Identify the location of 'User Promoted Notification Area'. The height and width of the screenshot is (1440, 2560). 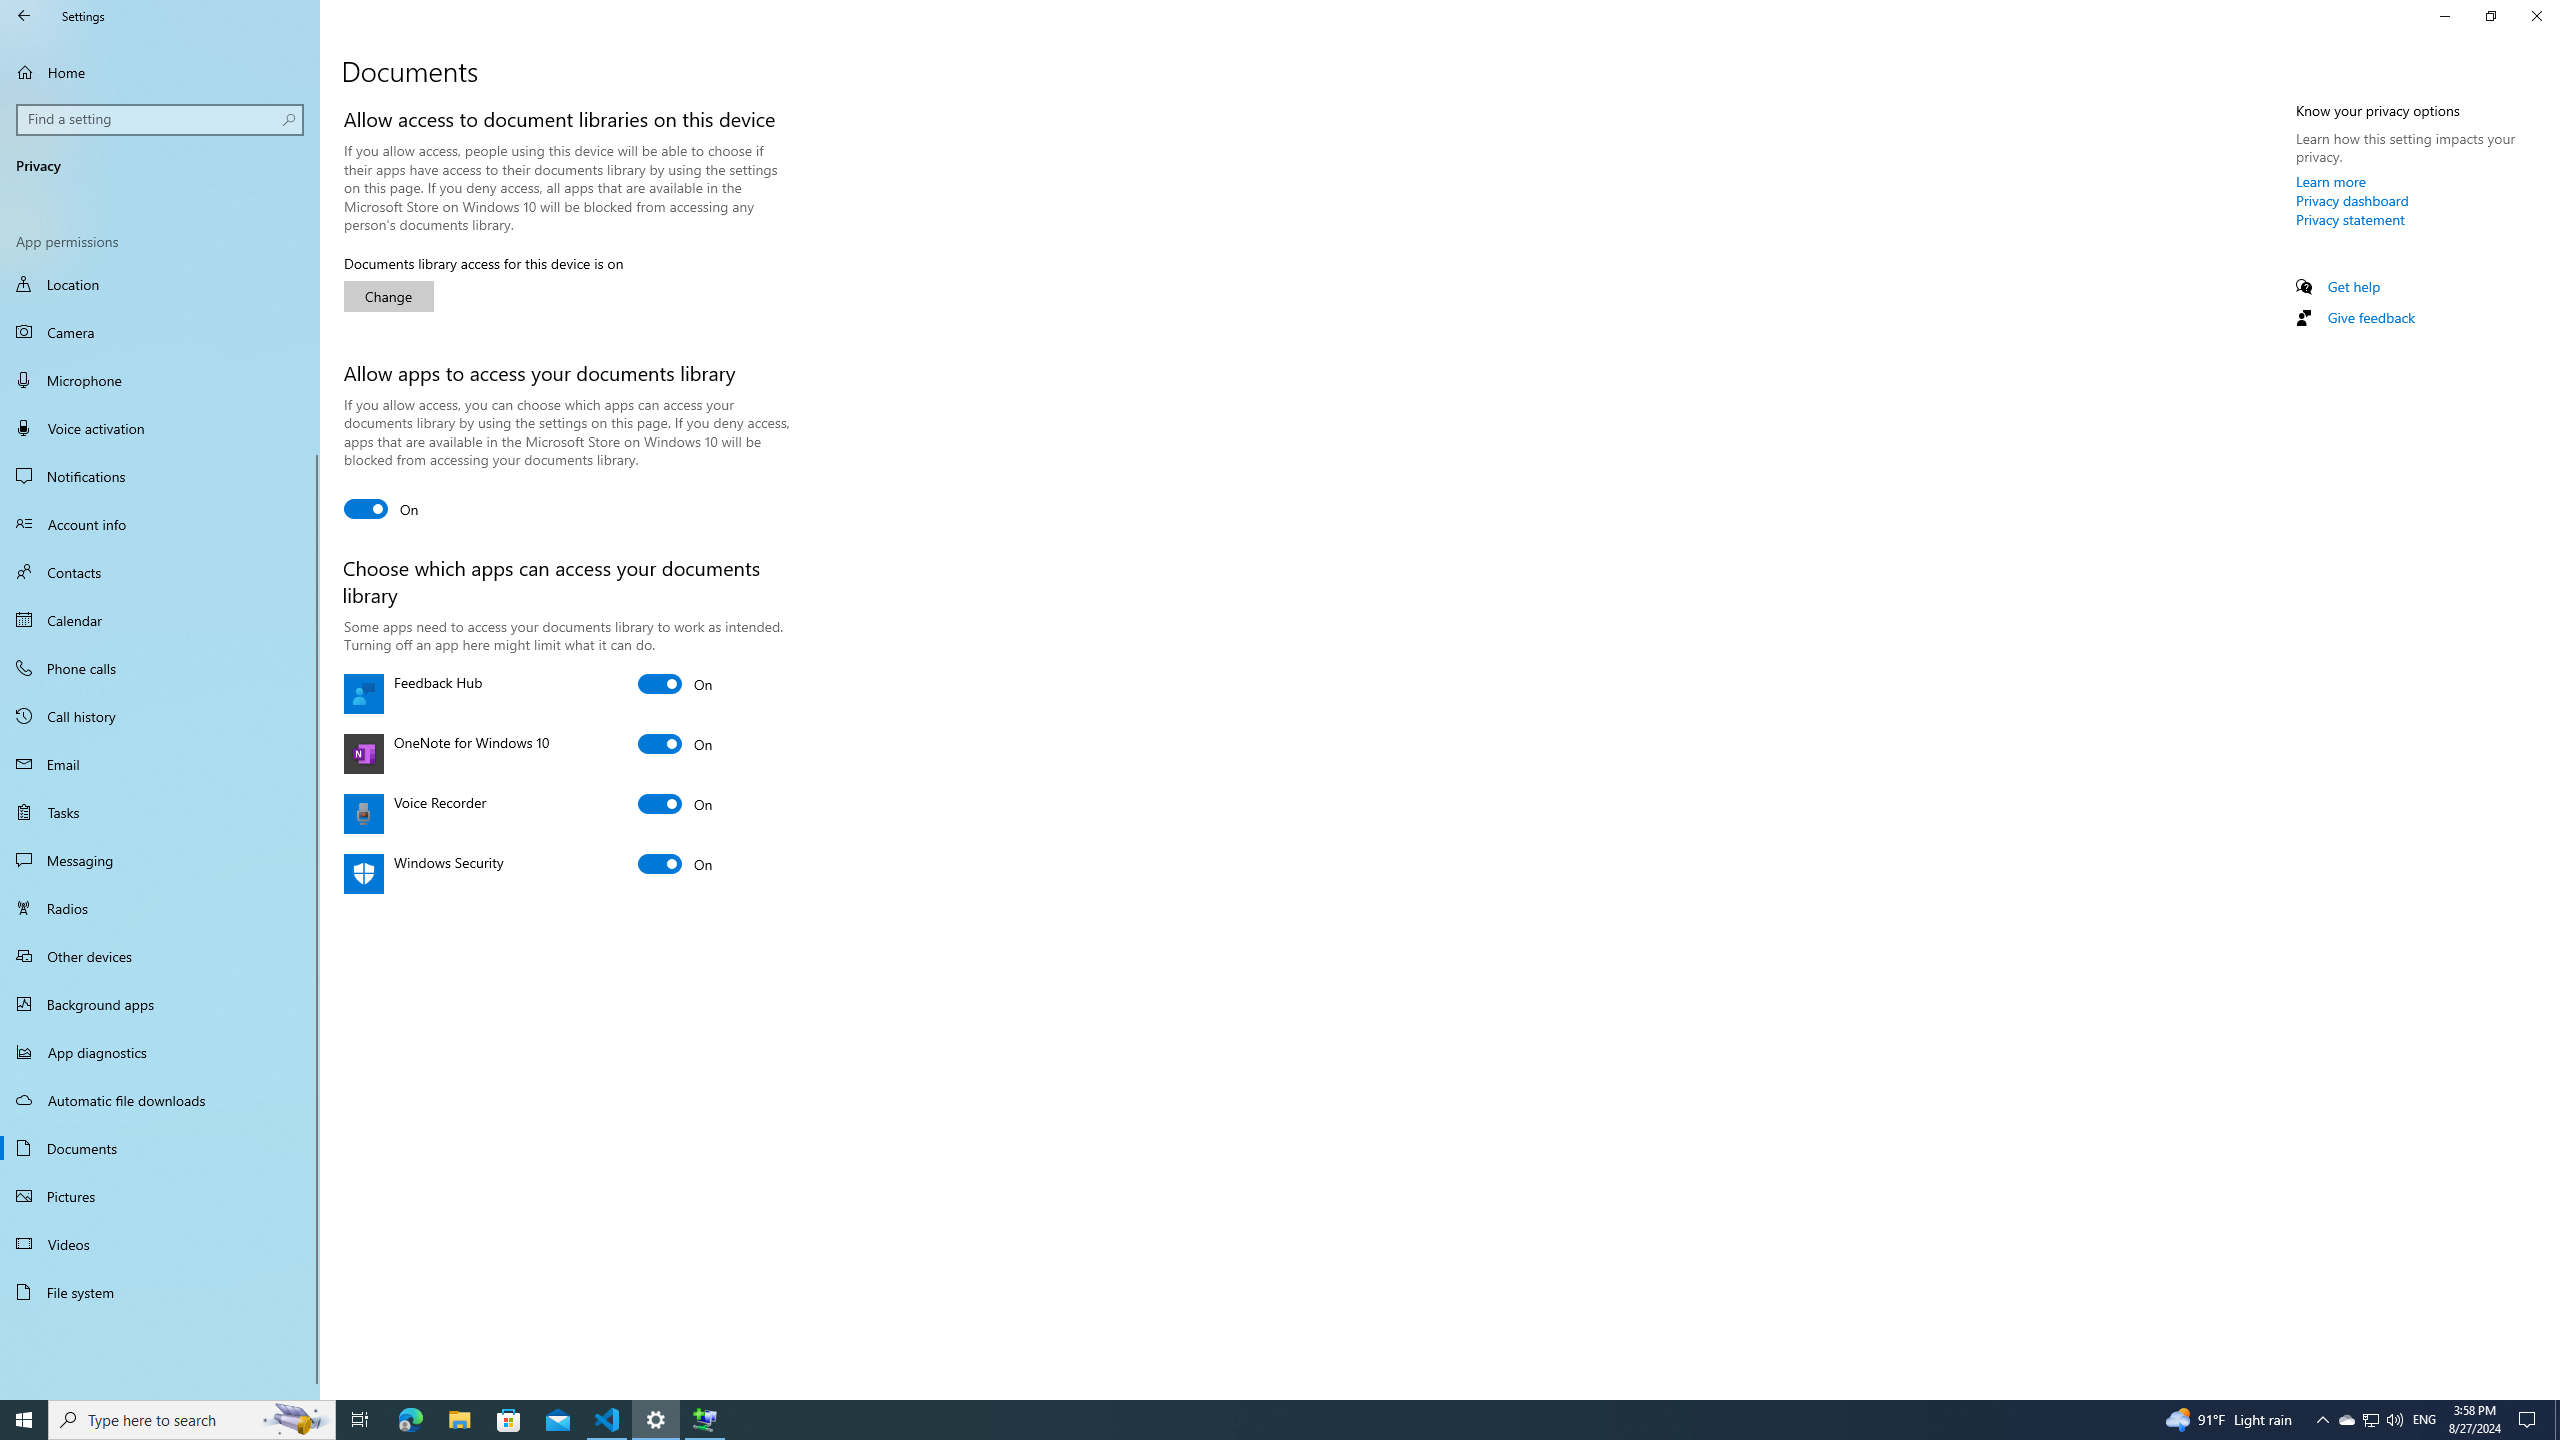
(2369, 1418).